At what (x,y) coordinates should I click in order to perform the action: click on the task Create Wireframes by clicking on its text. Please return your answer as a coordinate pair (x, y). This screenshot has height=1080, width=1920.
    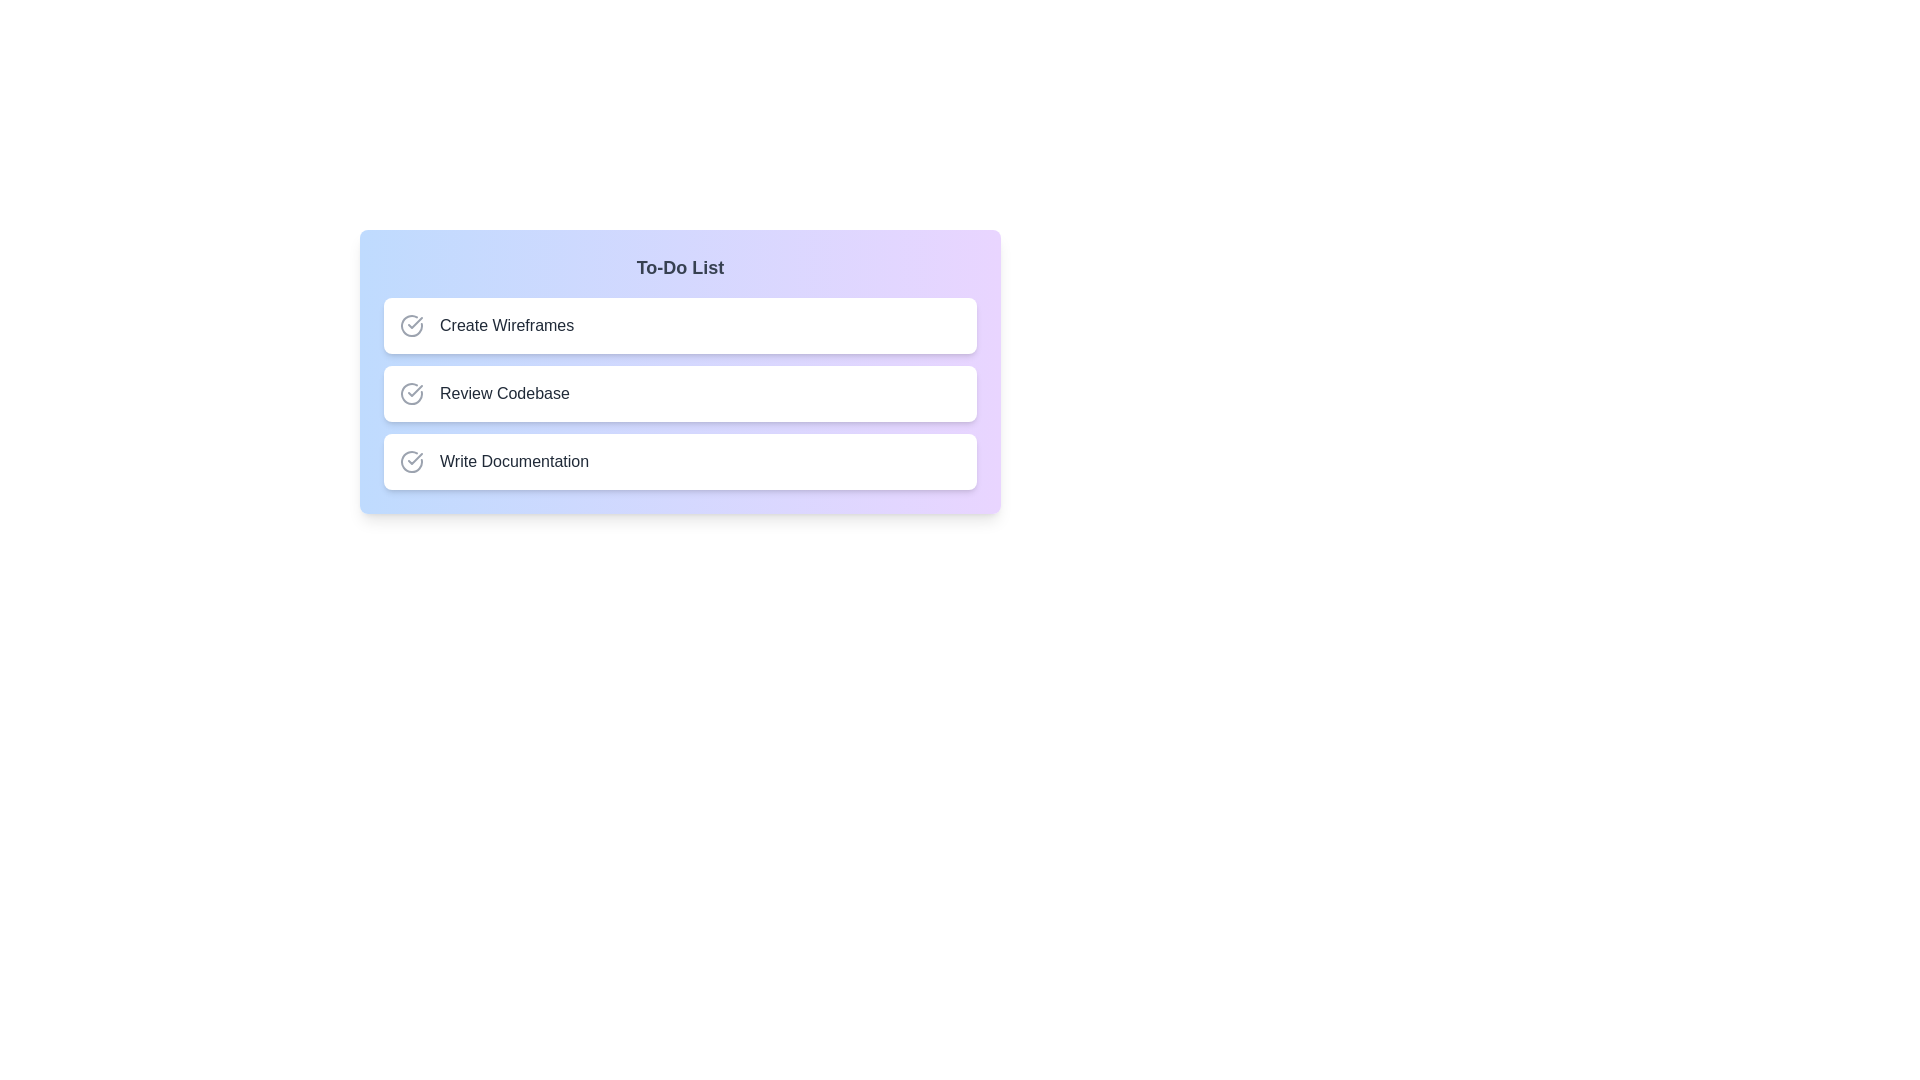
    Looking at the image, I should click on (507, 325).